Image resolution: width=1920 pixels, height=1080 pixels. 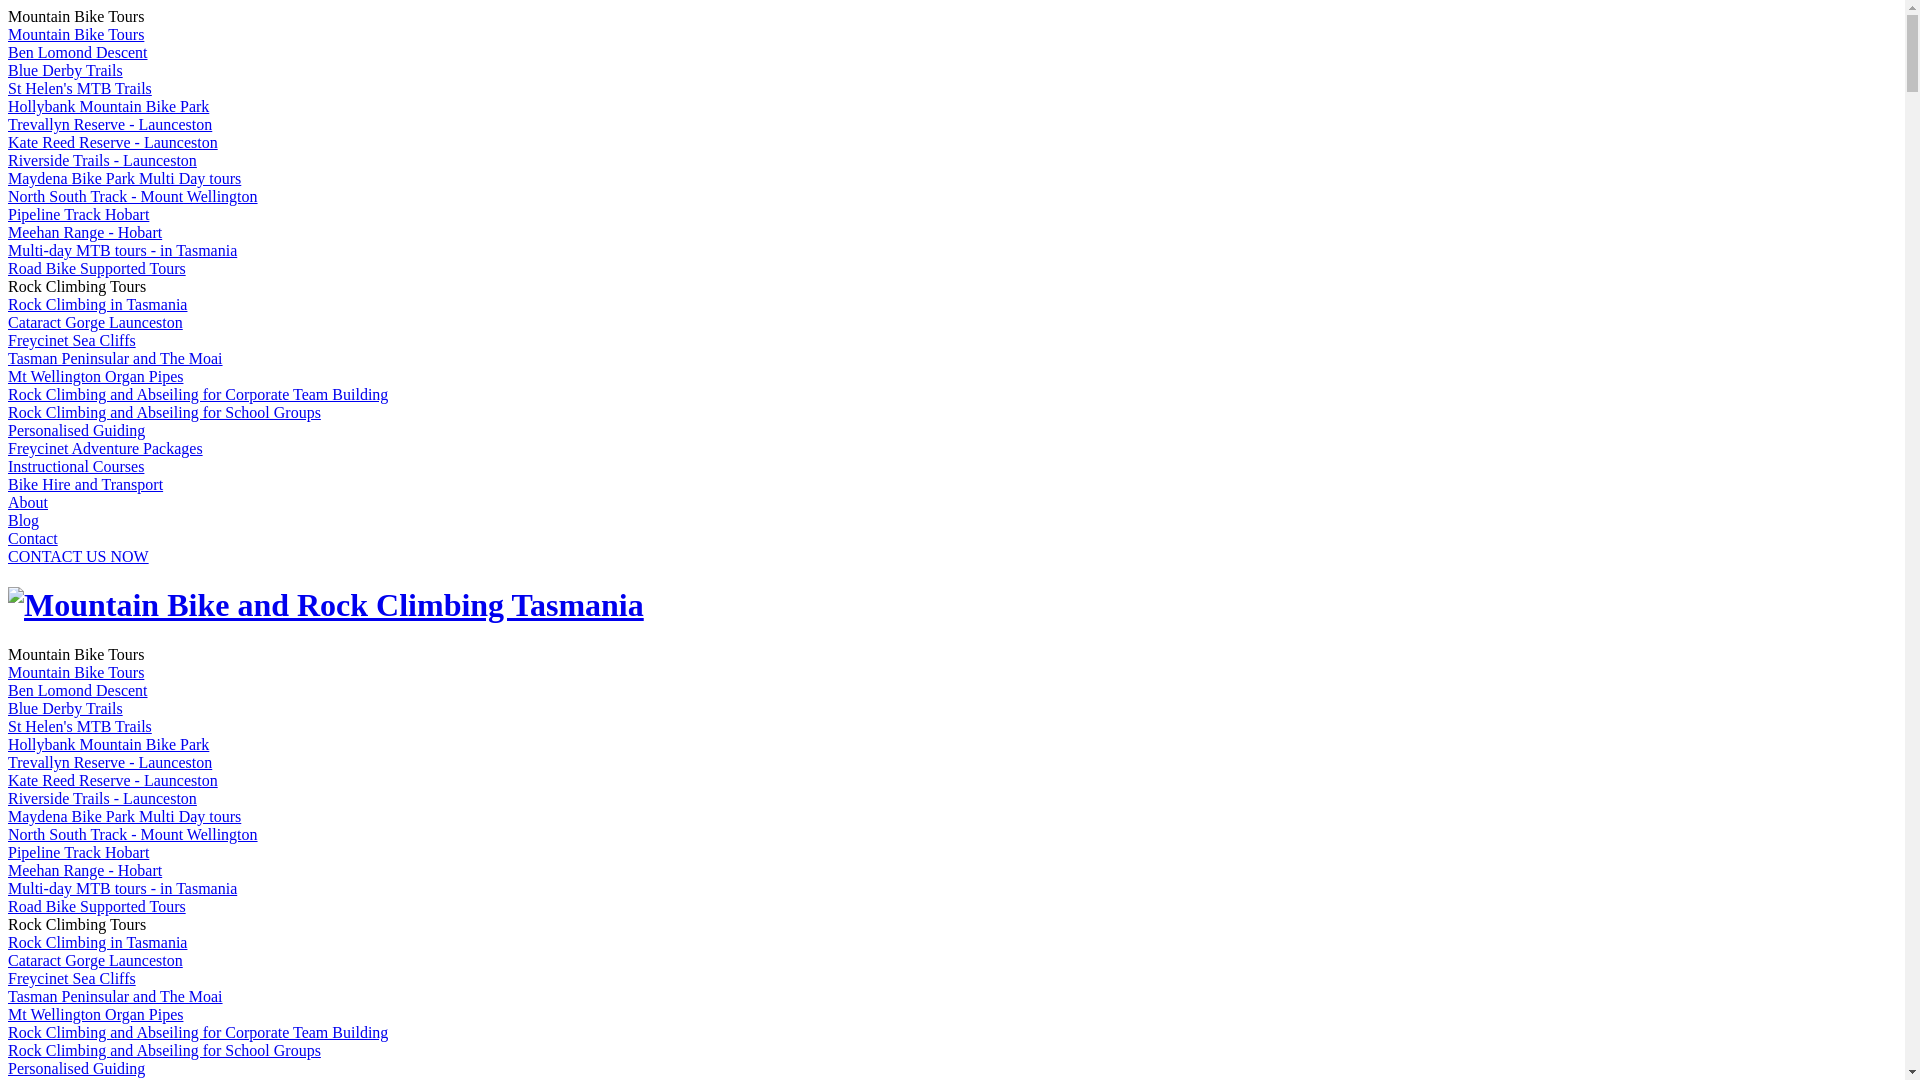 What do you see at coordinates (78, 852) in the screenshot?
I see `'Pipeline Track Hobart'` at bounding box center [78, 852].